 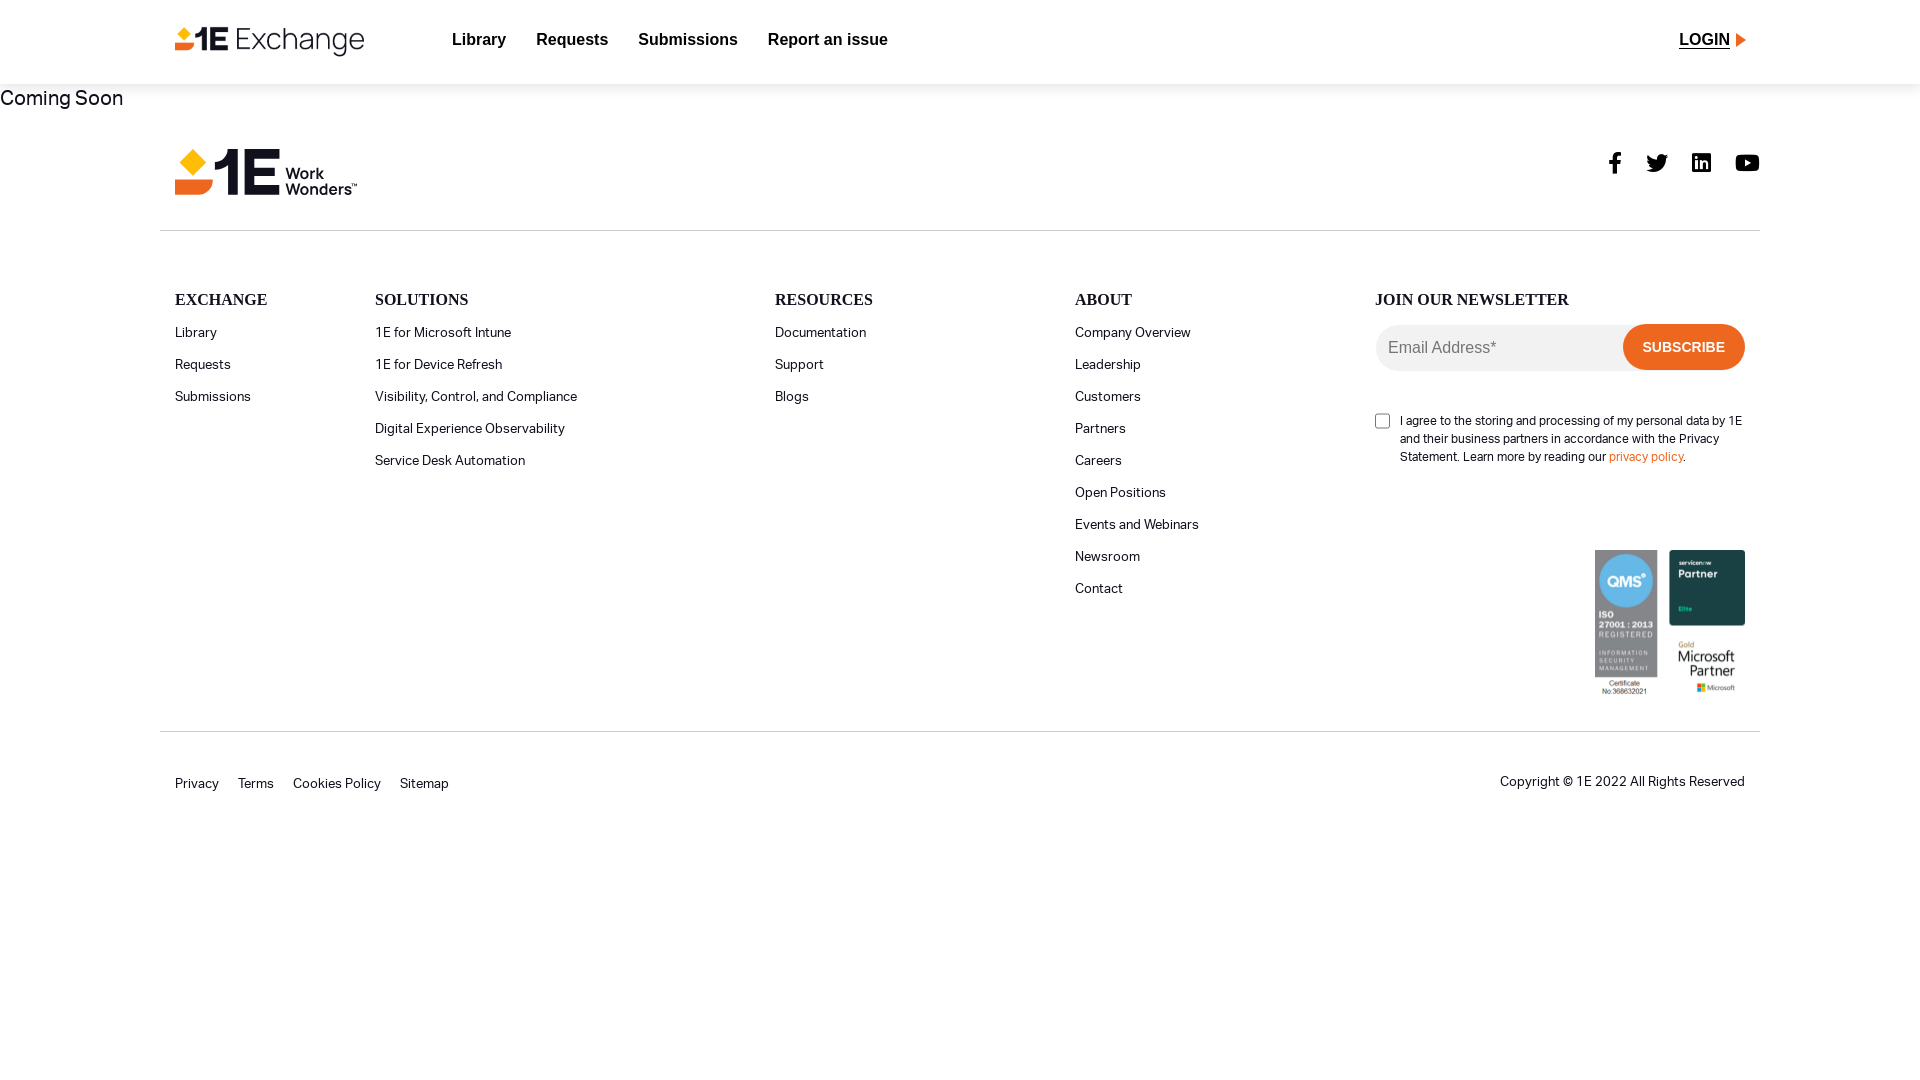 I want to click on 'Visibility, Control, and Compliance', so click(x=474, y=397).